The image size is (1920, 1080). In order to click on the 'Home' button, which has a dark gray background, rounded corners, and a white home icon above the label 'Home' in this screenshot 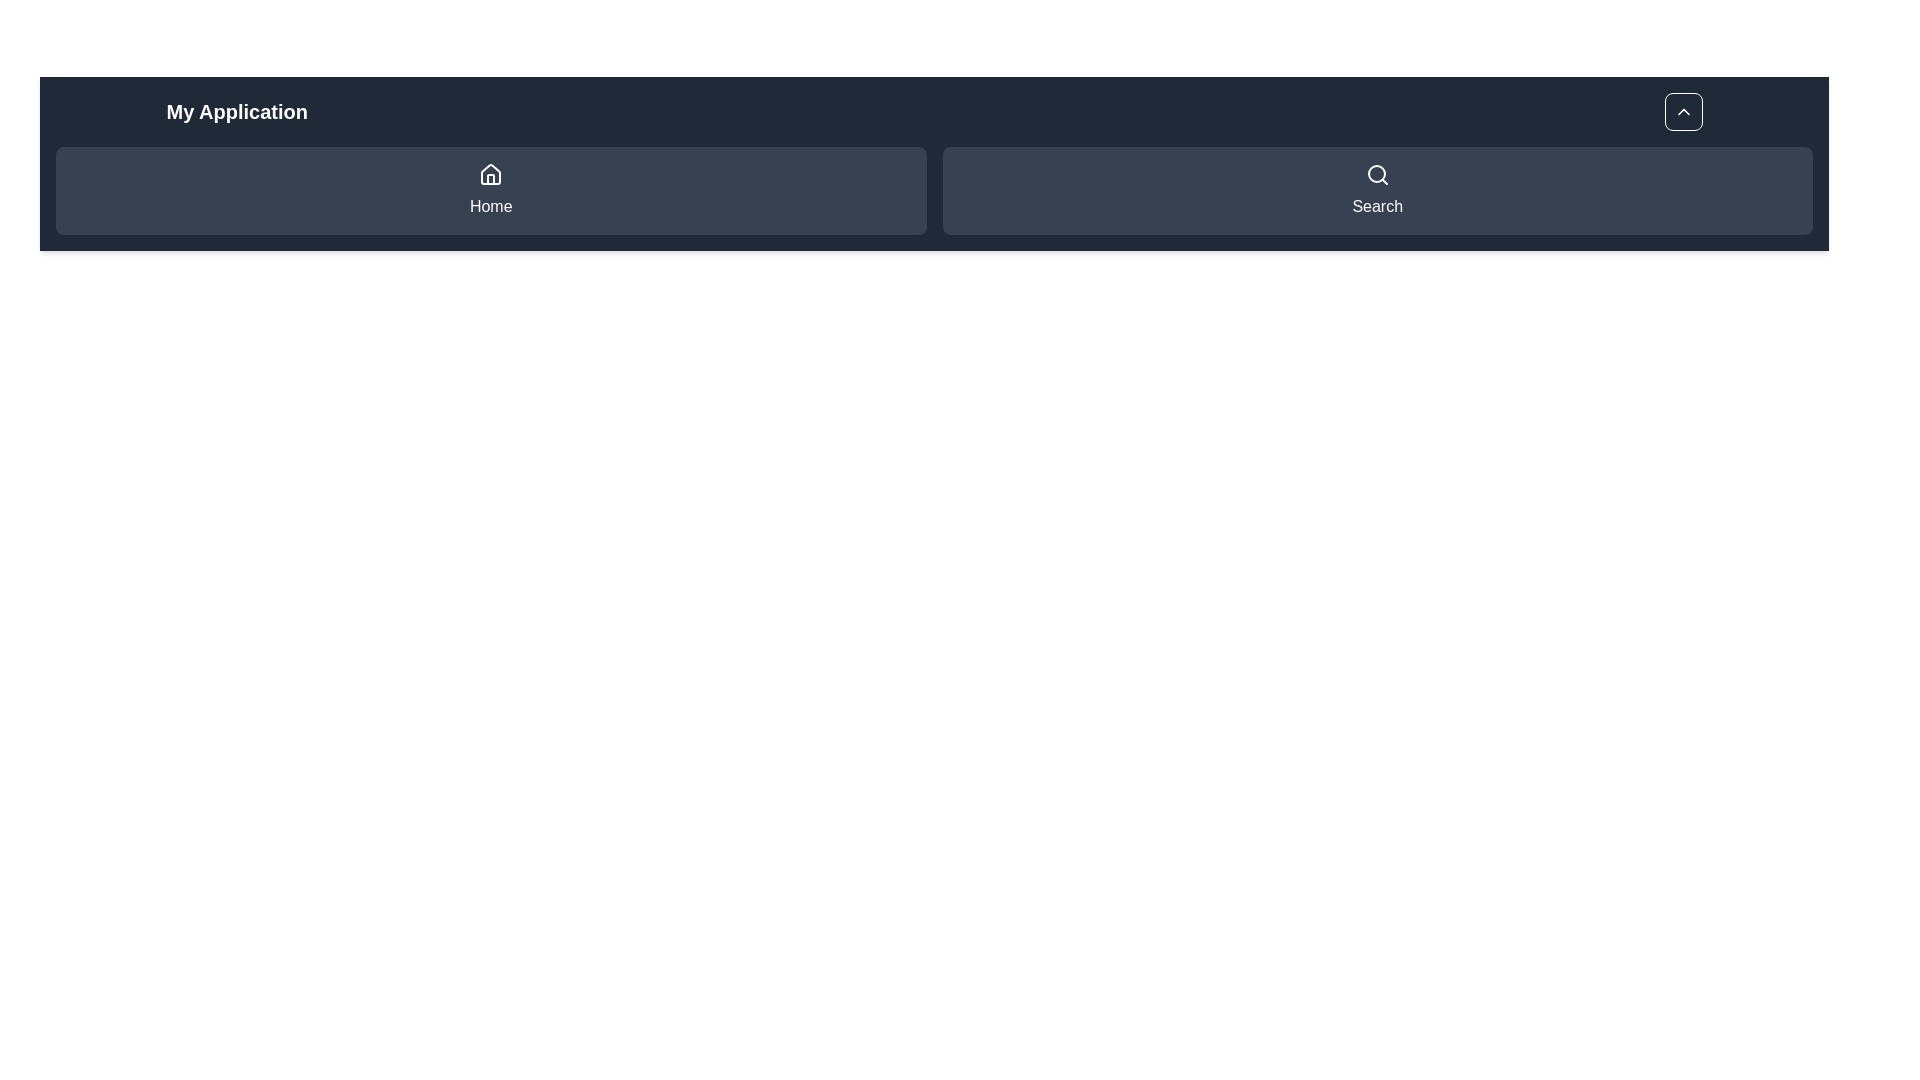, I will do `click(491, 191)`.